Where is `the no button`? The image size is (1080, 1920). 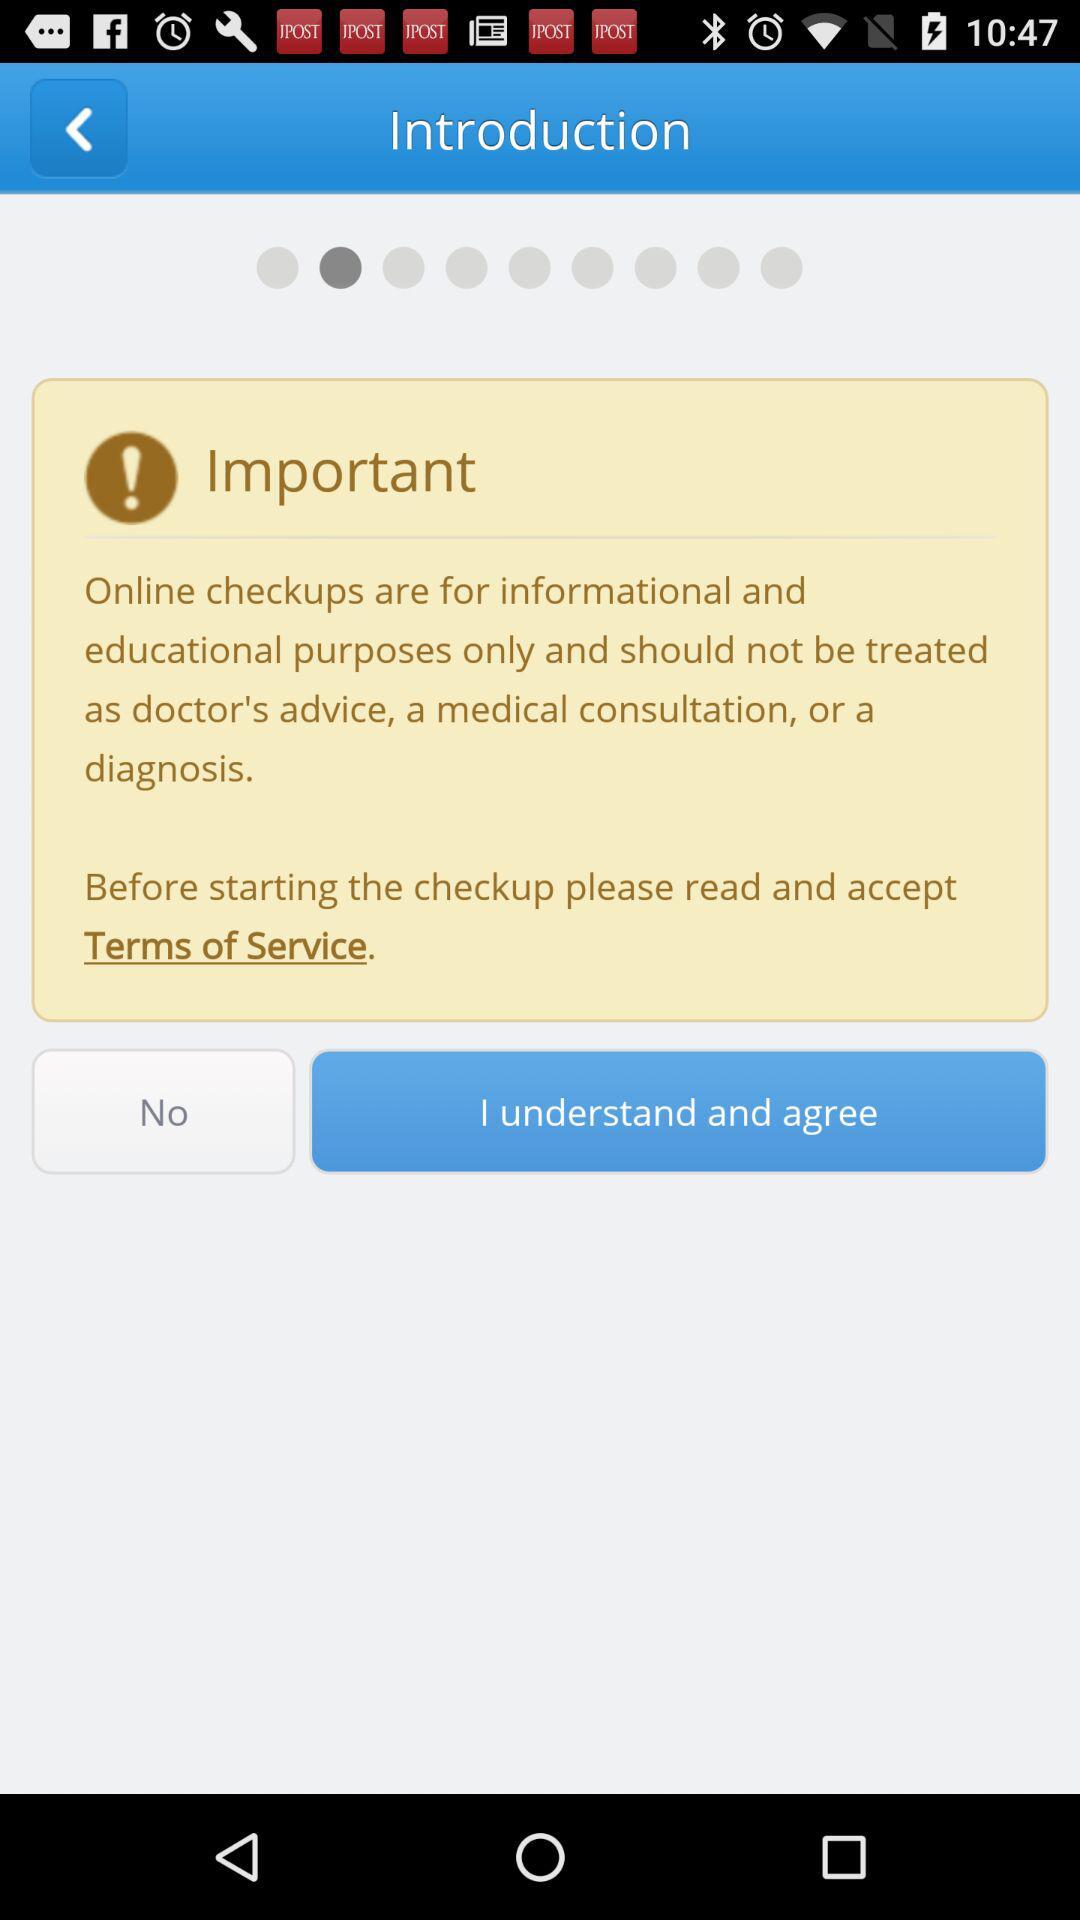 the no button is located at coordinates (162, 1110).